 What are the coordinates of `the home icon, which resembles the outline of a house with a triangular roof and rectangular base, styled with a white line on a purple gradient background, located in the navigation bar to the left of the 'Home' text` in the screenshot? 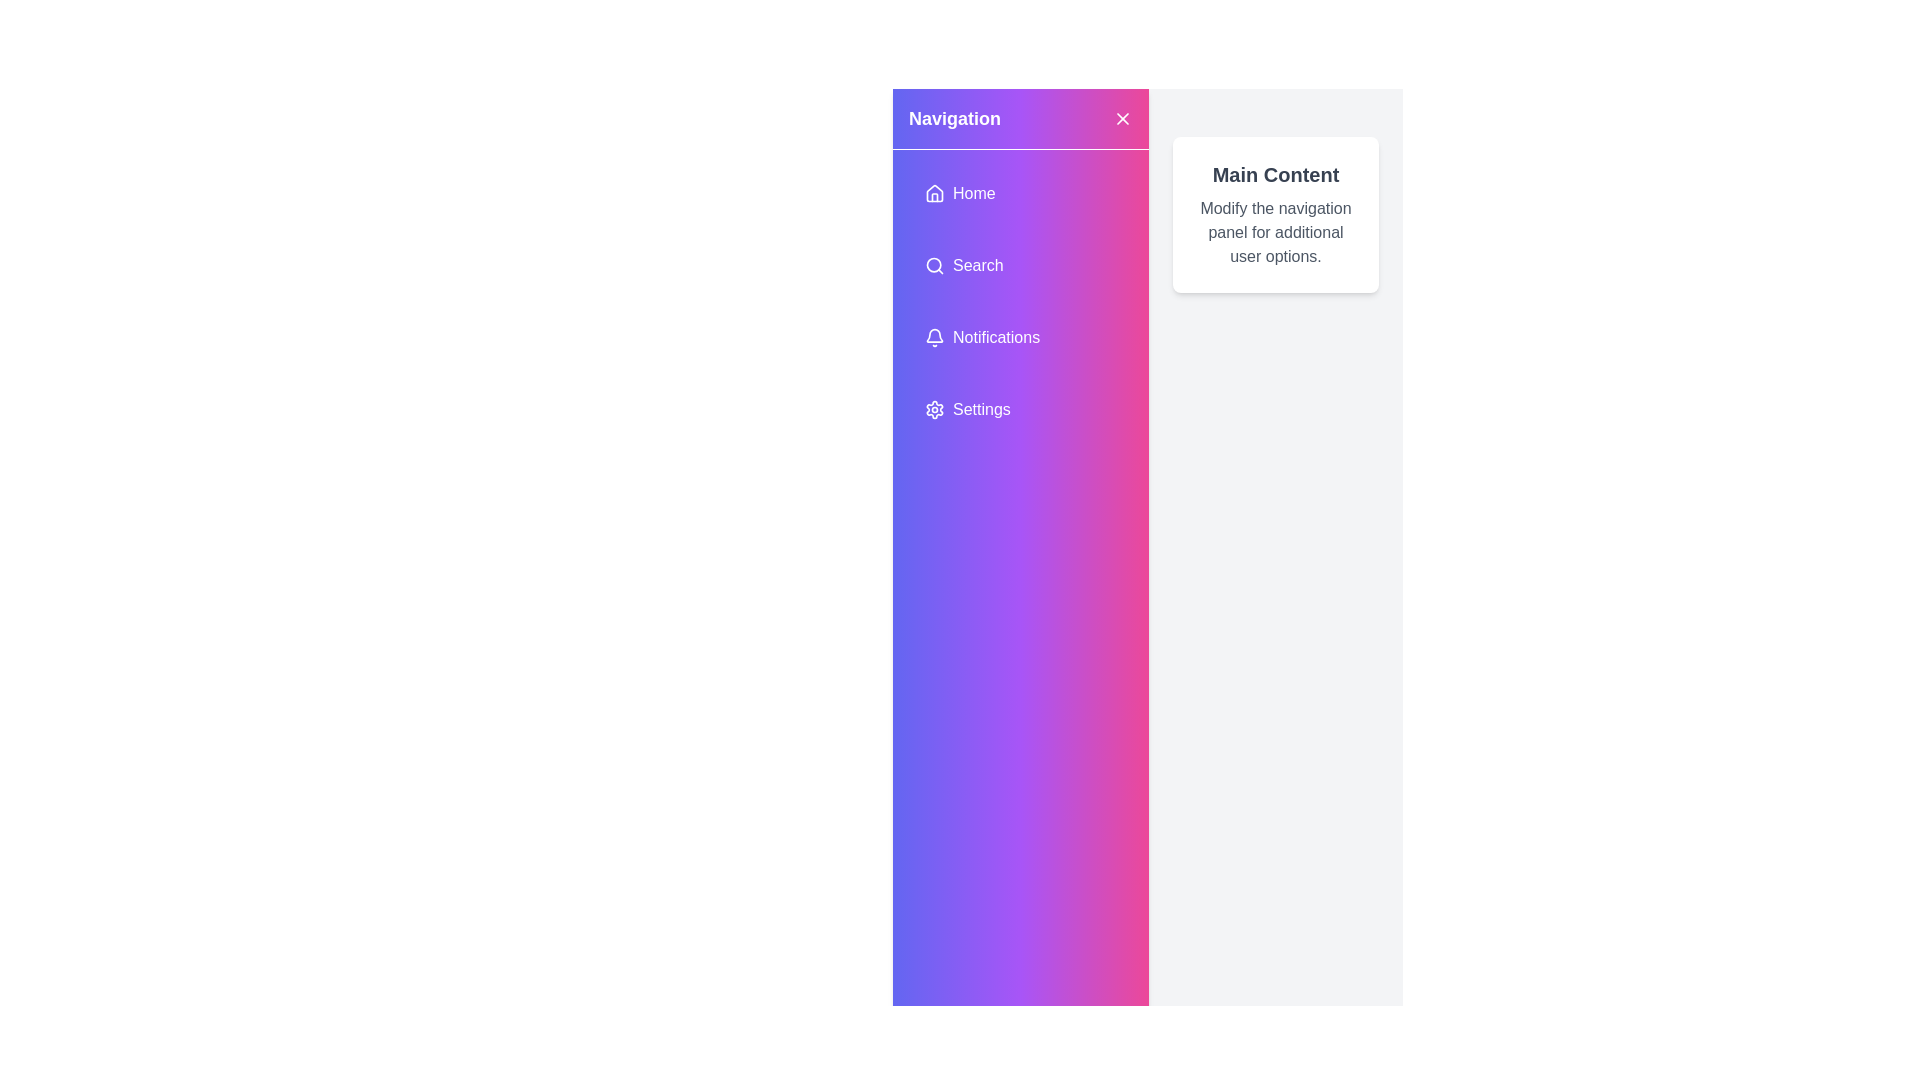 It's located at (934, 193).